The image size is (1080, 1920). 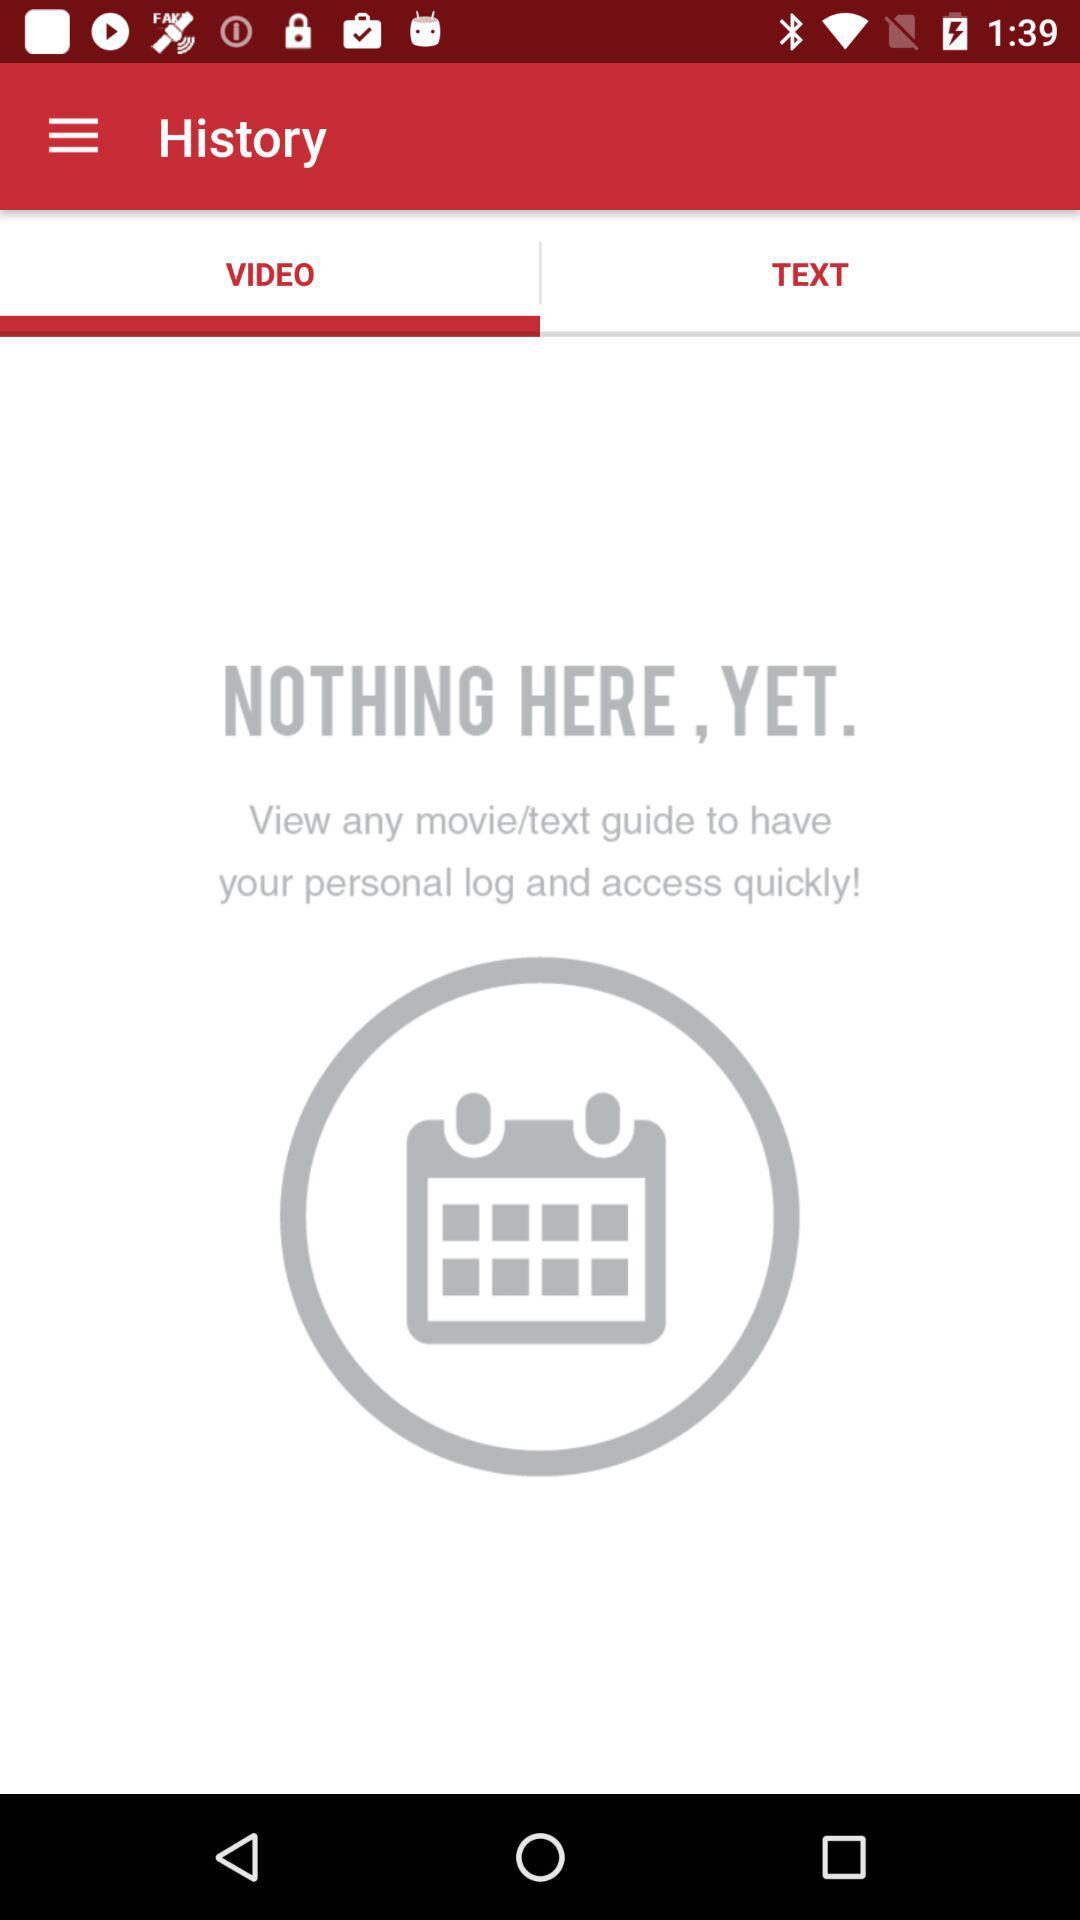 I want to click on the video icon, so click(x=270, y=272).